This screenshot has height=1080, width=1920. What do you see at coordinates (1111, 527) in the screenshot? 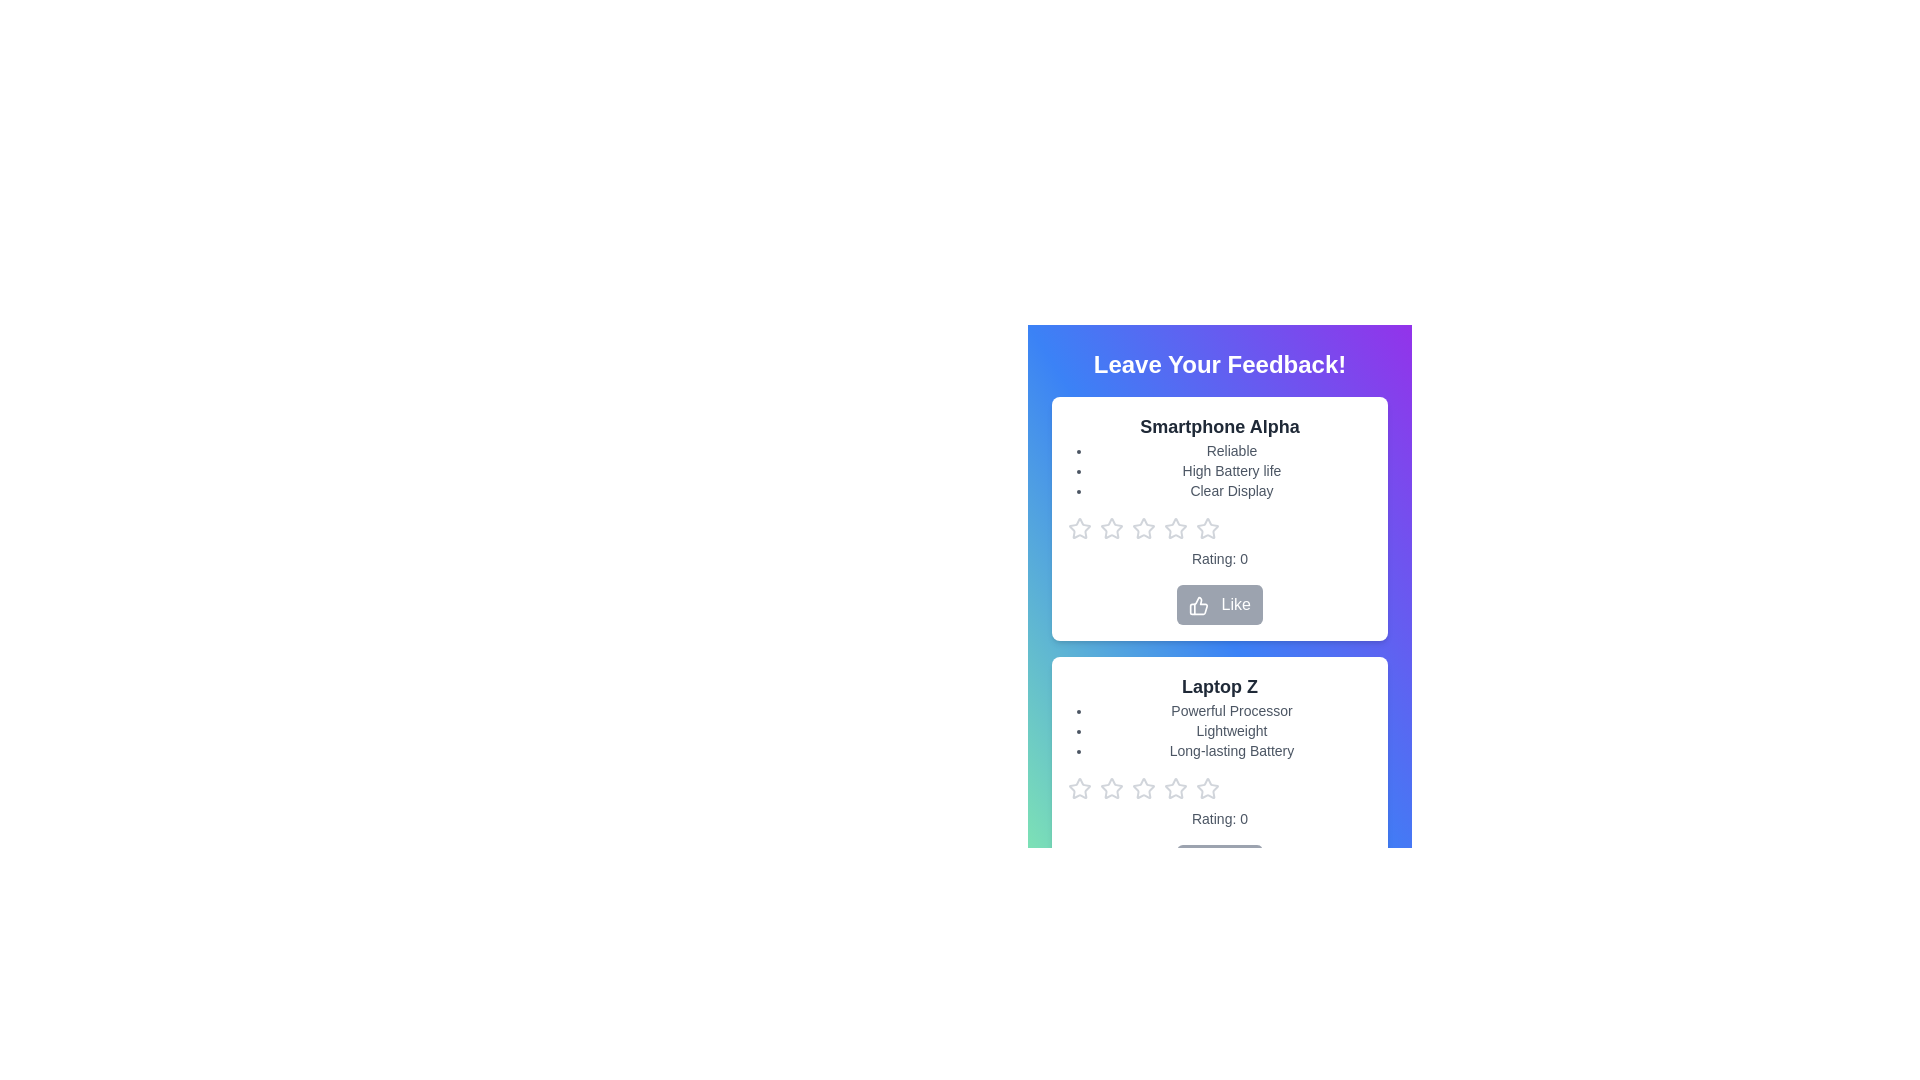
I see `the second star in the 5-star rating system` at bounding box center [1111, 527].